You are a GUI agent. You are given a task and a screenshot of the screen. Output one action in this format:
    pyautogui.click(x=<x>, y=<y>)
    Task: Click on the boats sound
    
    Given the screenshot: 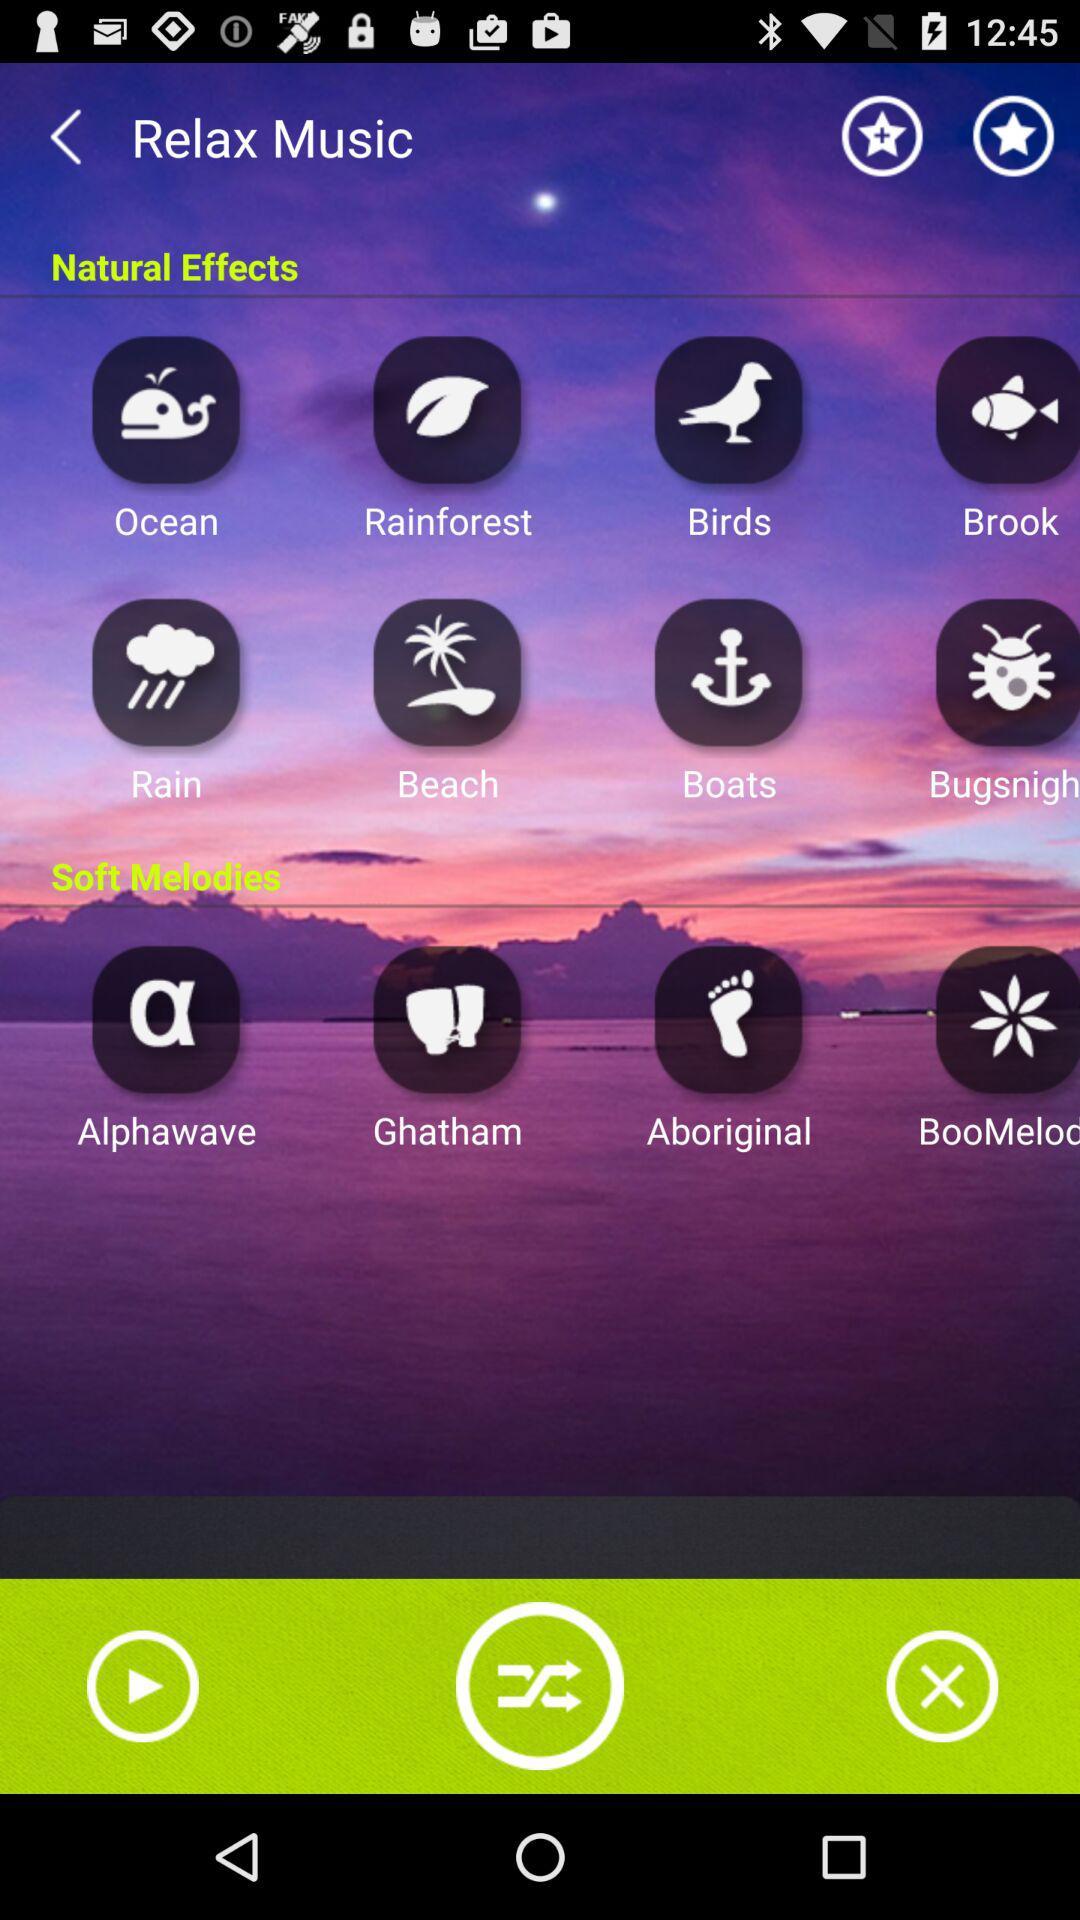 What is the action you would take?
    pyautogui.click(x=729, y=671)
    